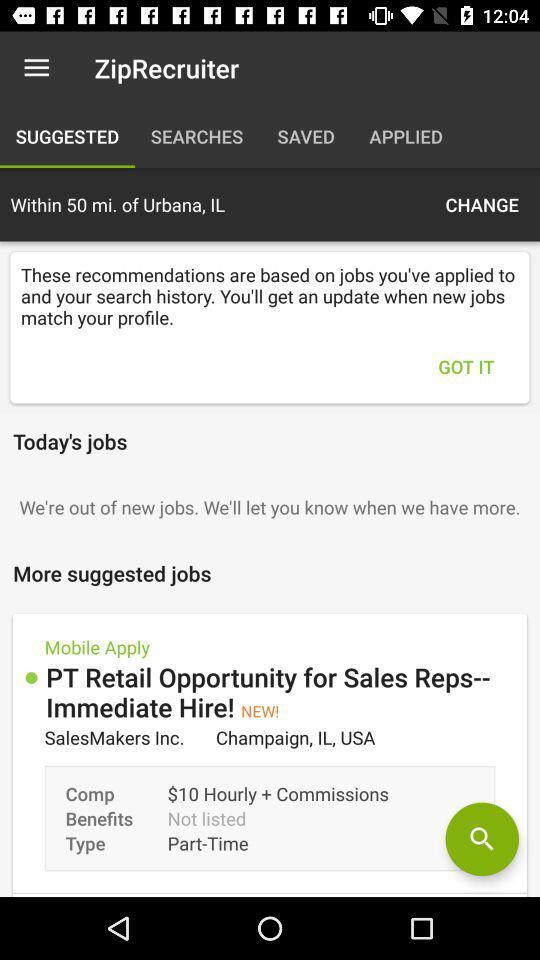  I want to click on the search icon, so click(481, 839).